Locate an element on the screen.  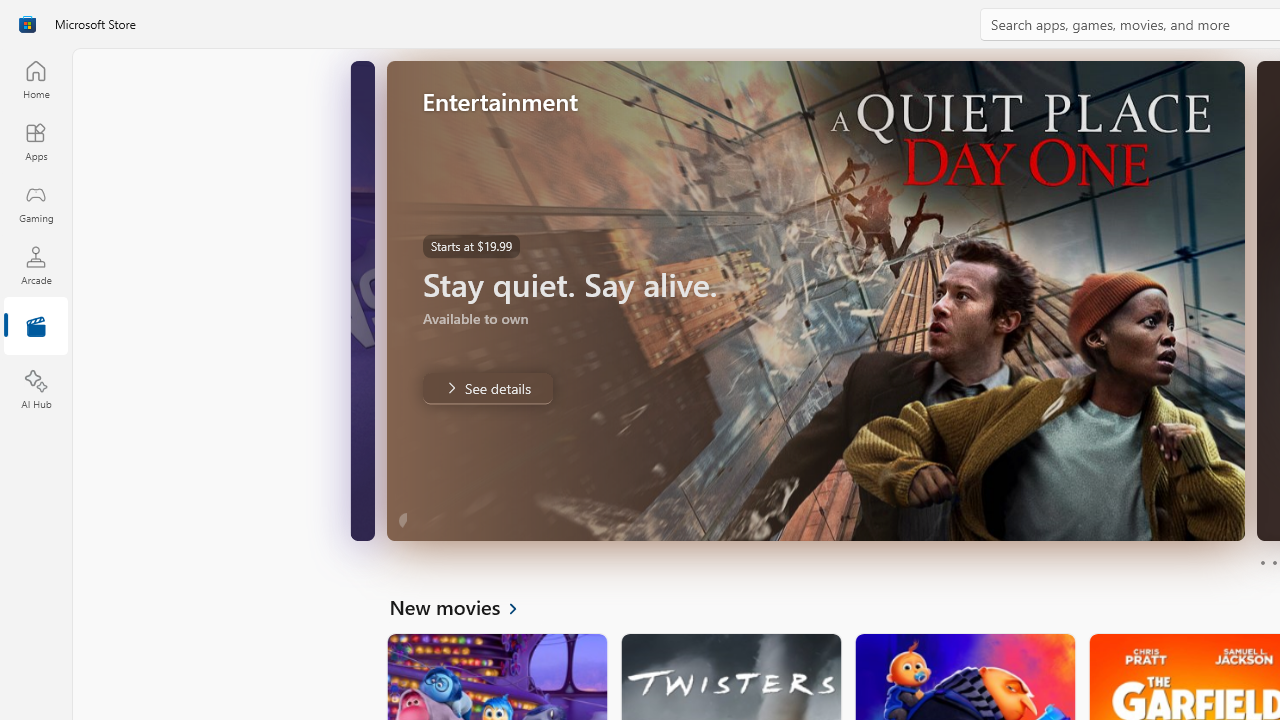
'Page 2' is located at coordinates (1273, 563).